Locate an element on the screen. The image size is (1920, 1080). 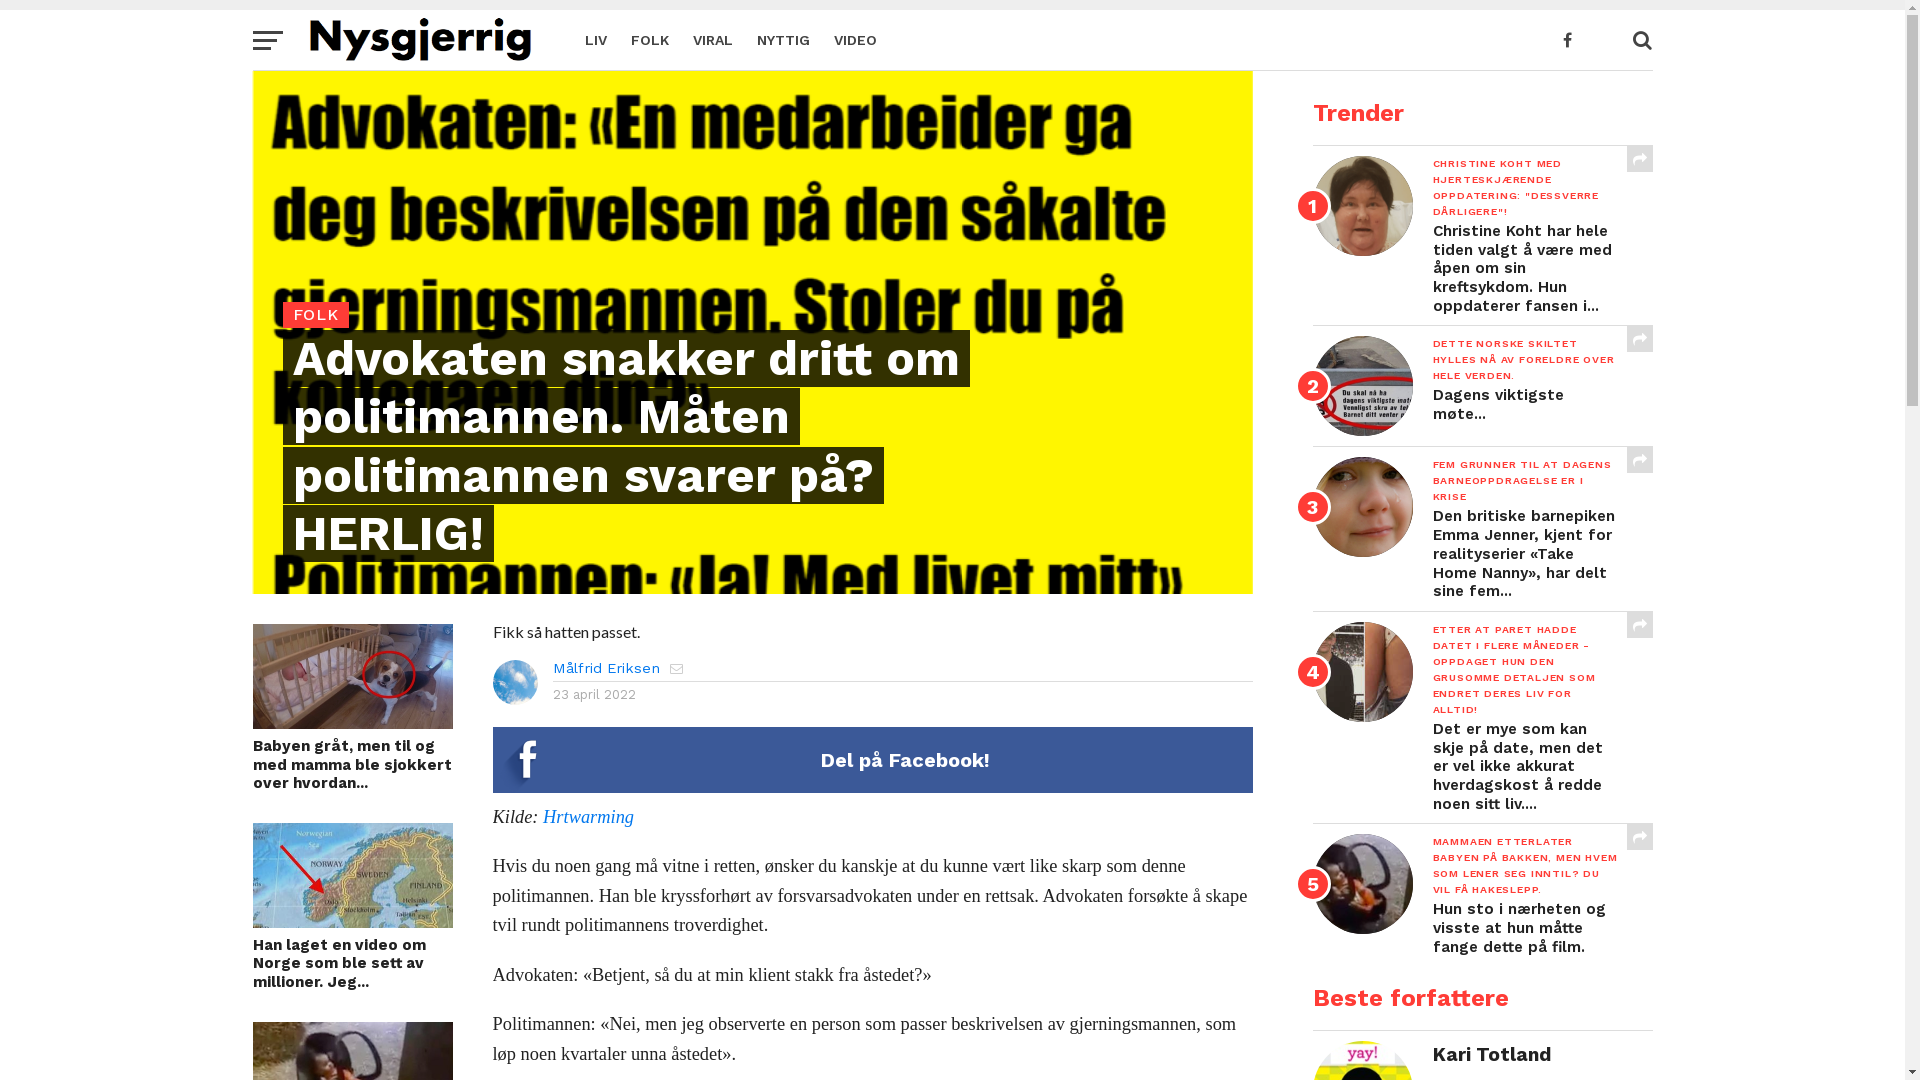
'FOLK' is located at coordinates (648, 39).